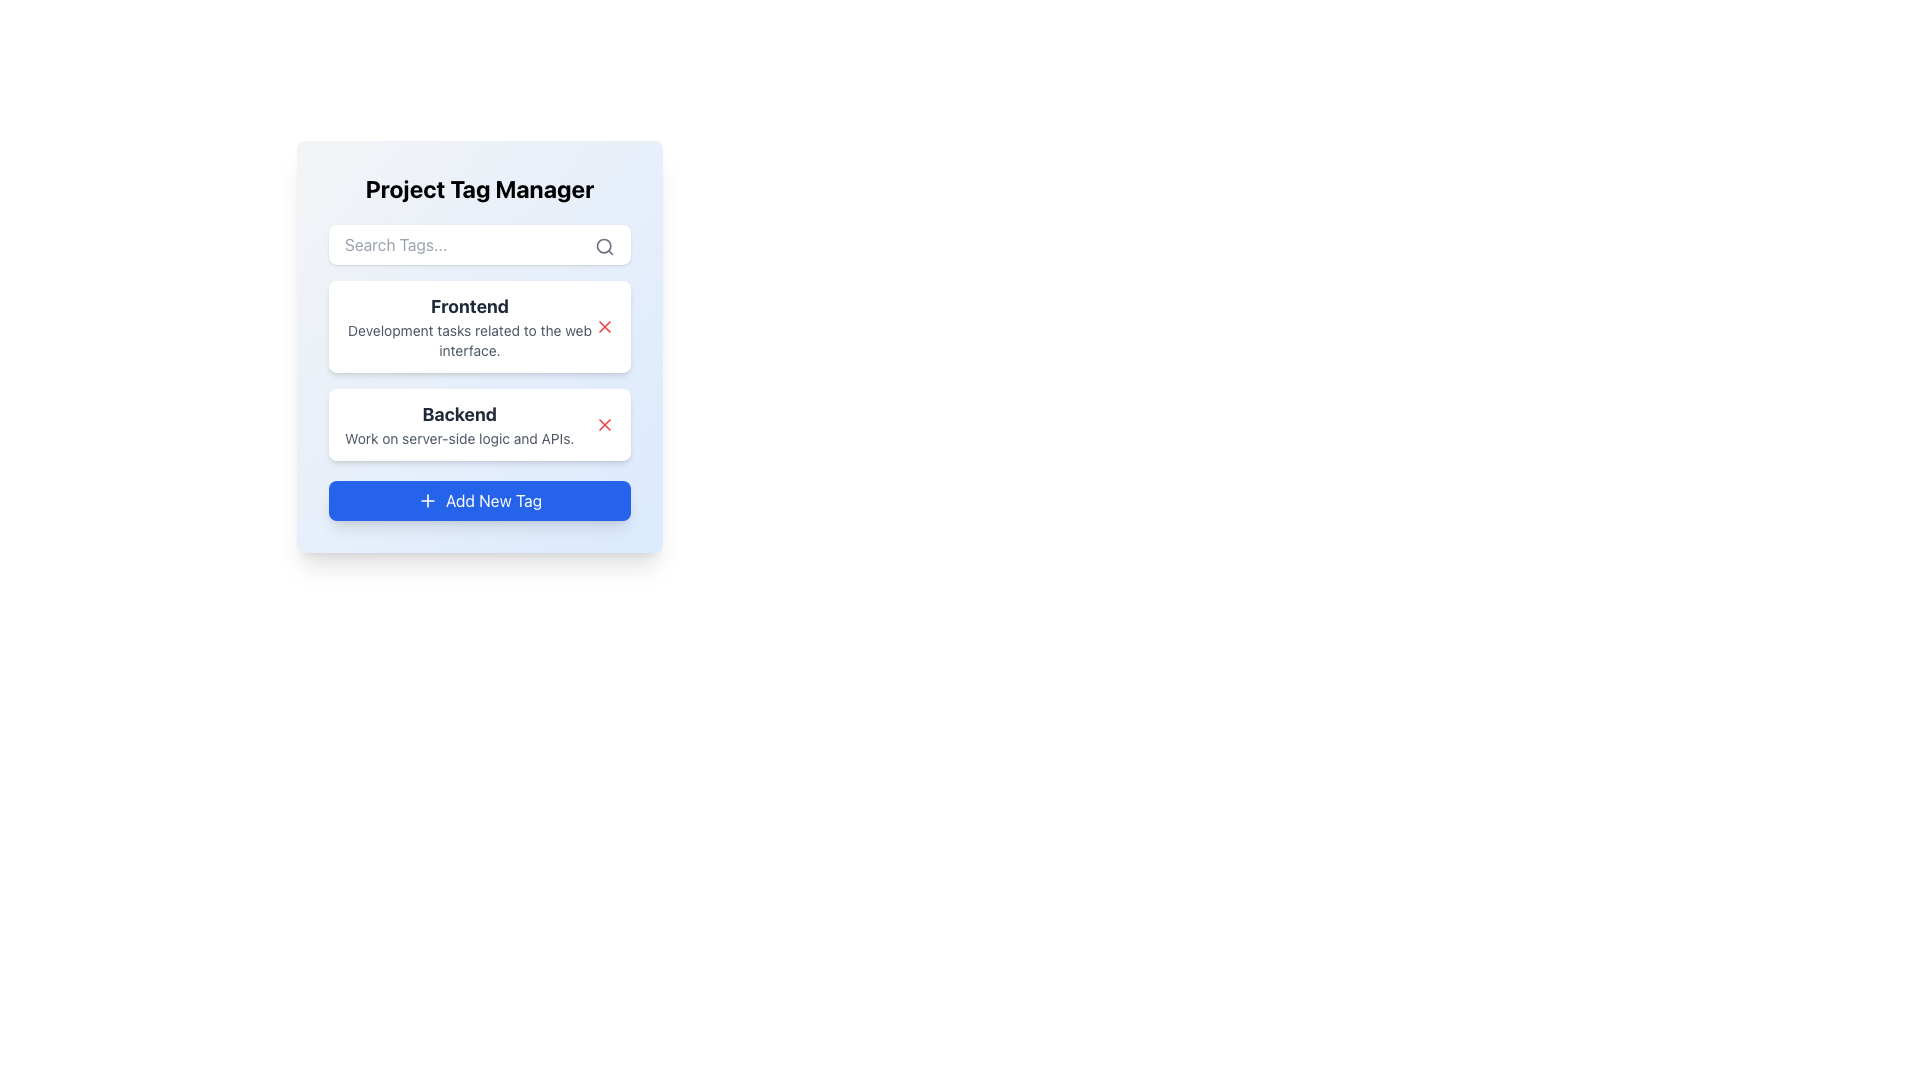  I want to click on bold, black textual label that says 'Frontend', which is located at the top of a list item within a card interface, so click(469, 307).